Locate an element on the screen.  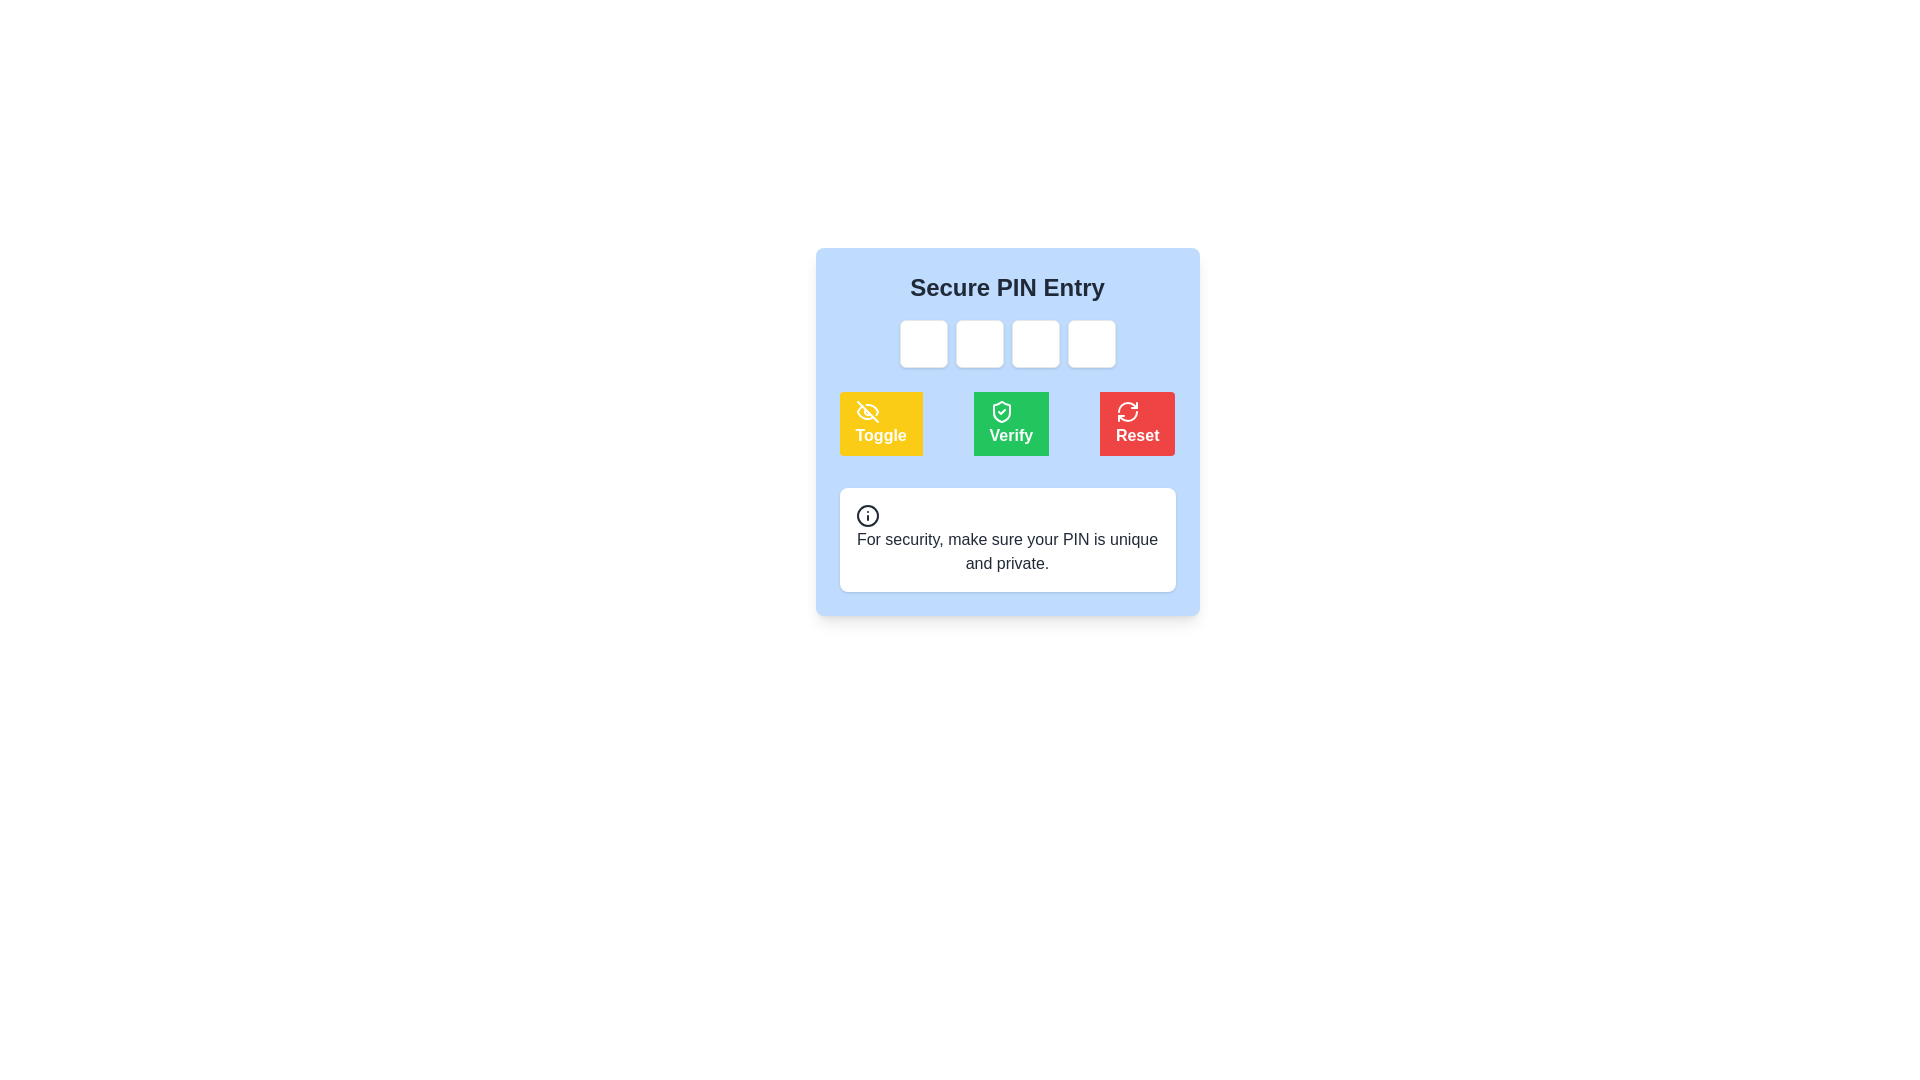
the fourth single-character password input field, which is styled with a white background and rounded borders, located in the 'Secure PIN Entry' section is located at coordinates (1090, 342).